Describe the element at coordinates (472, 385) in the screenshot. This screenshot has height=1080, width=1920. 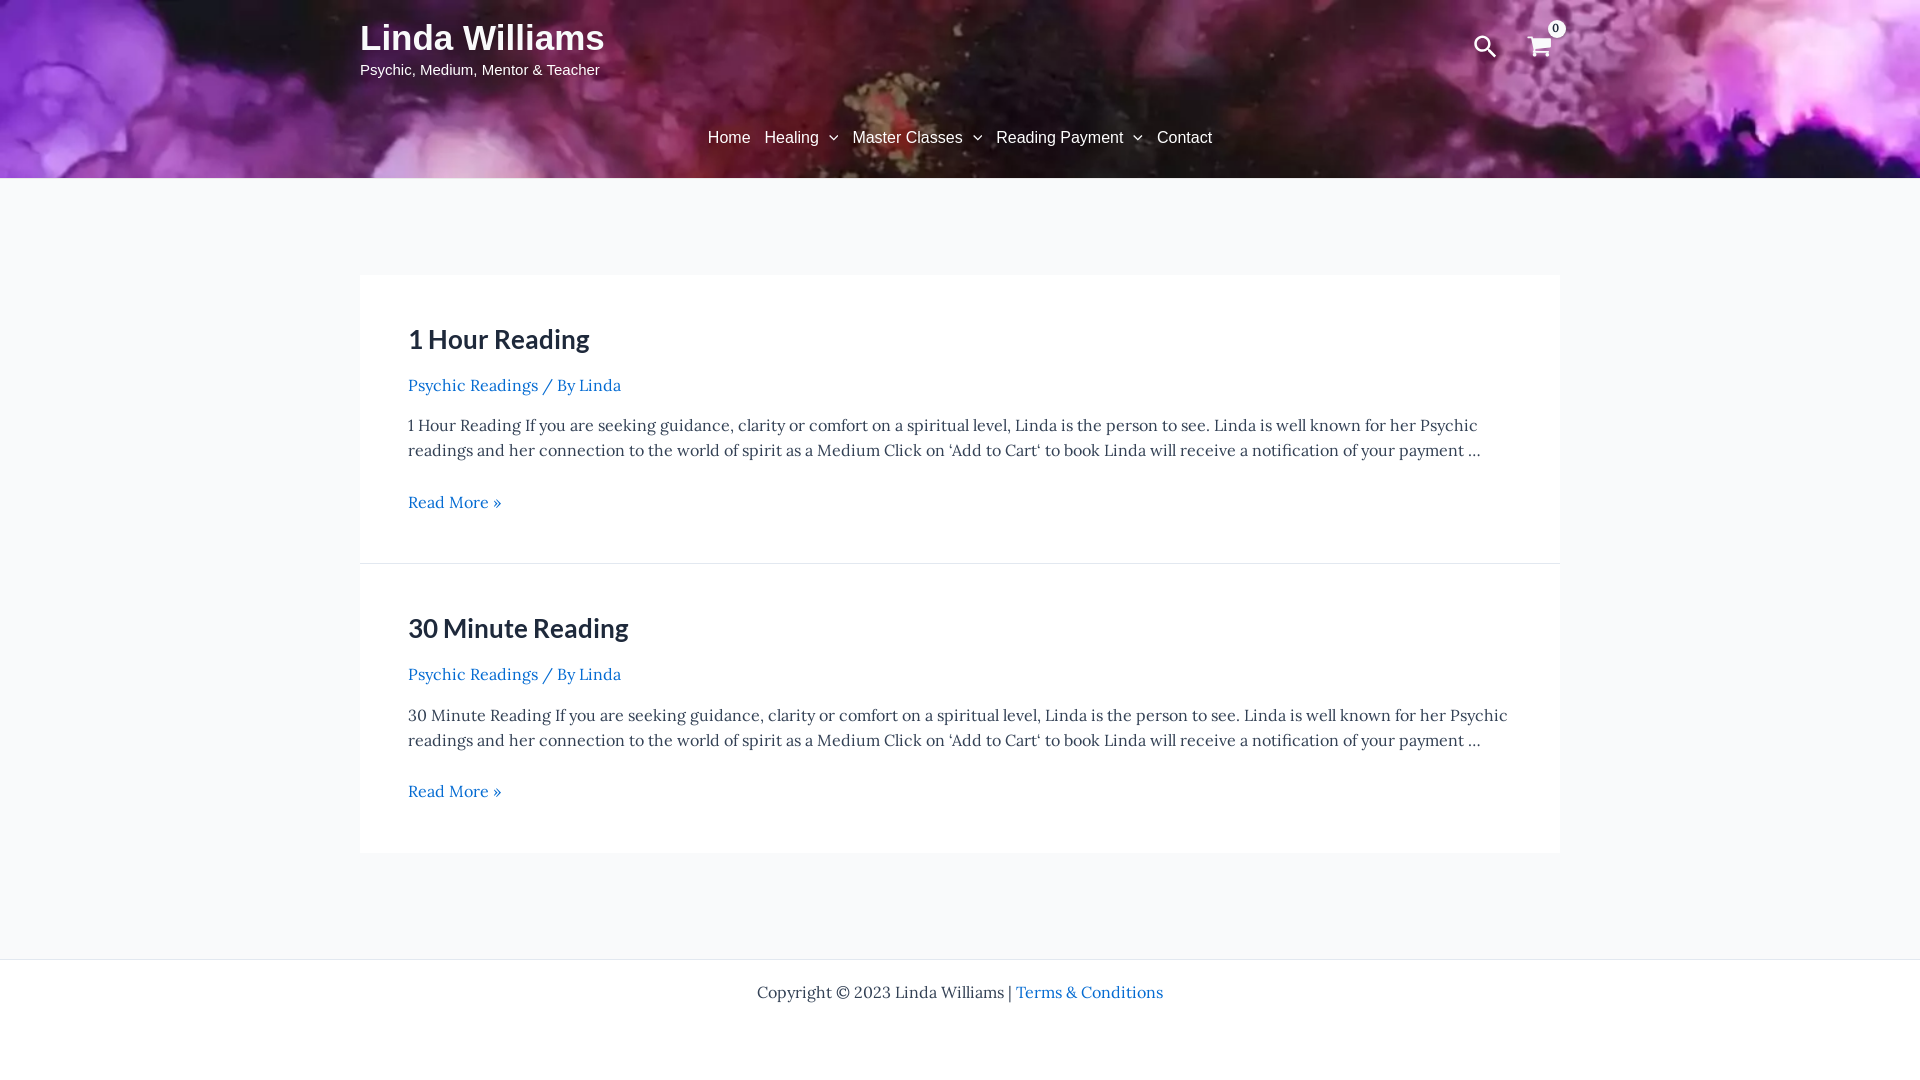
I see `'Psychic Readings'` at that location.